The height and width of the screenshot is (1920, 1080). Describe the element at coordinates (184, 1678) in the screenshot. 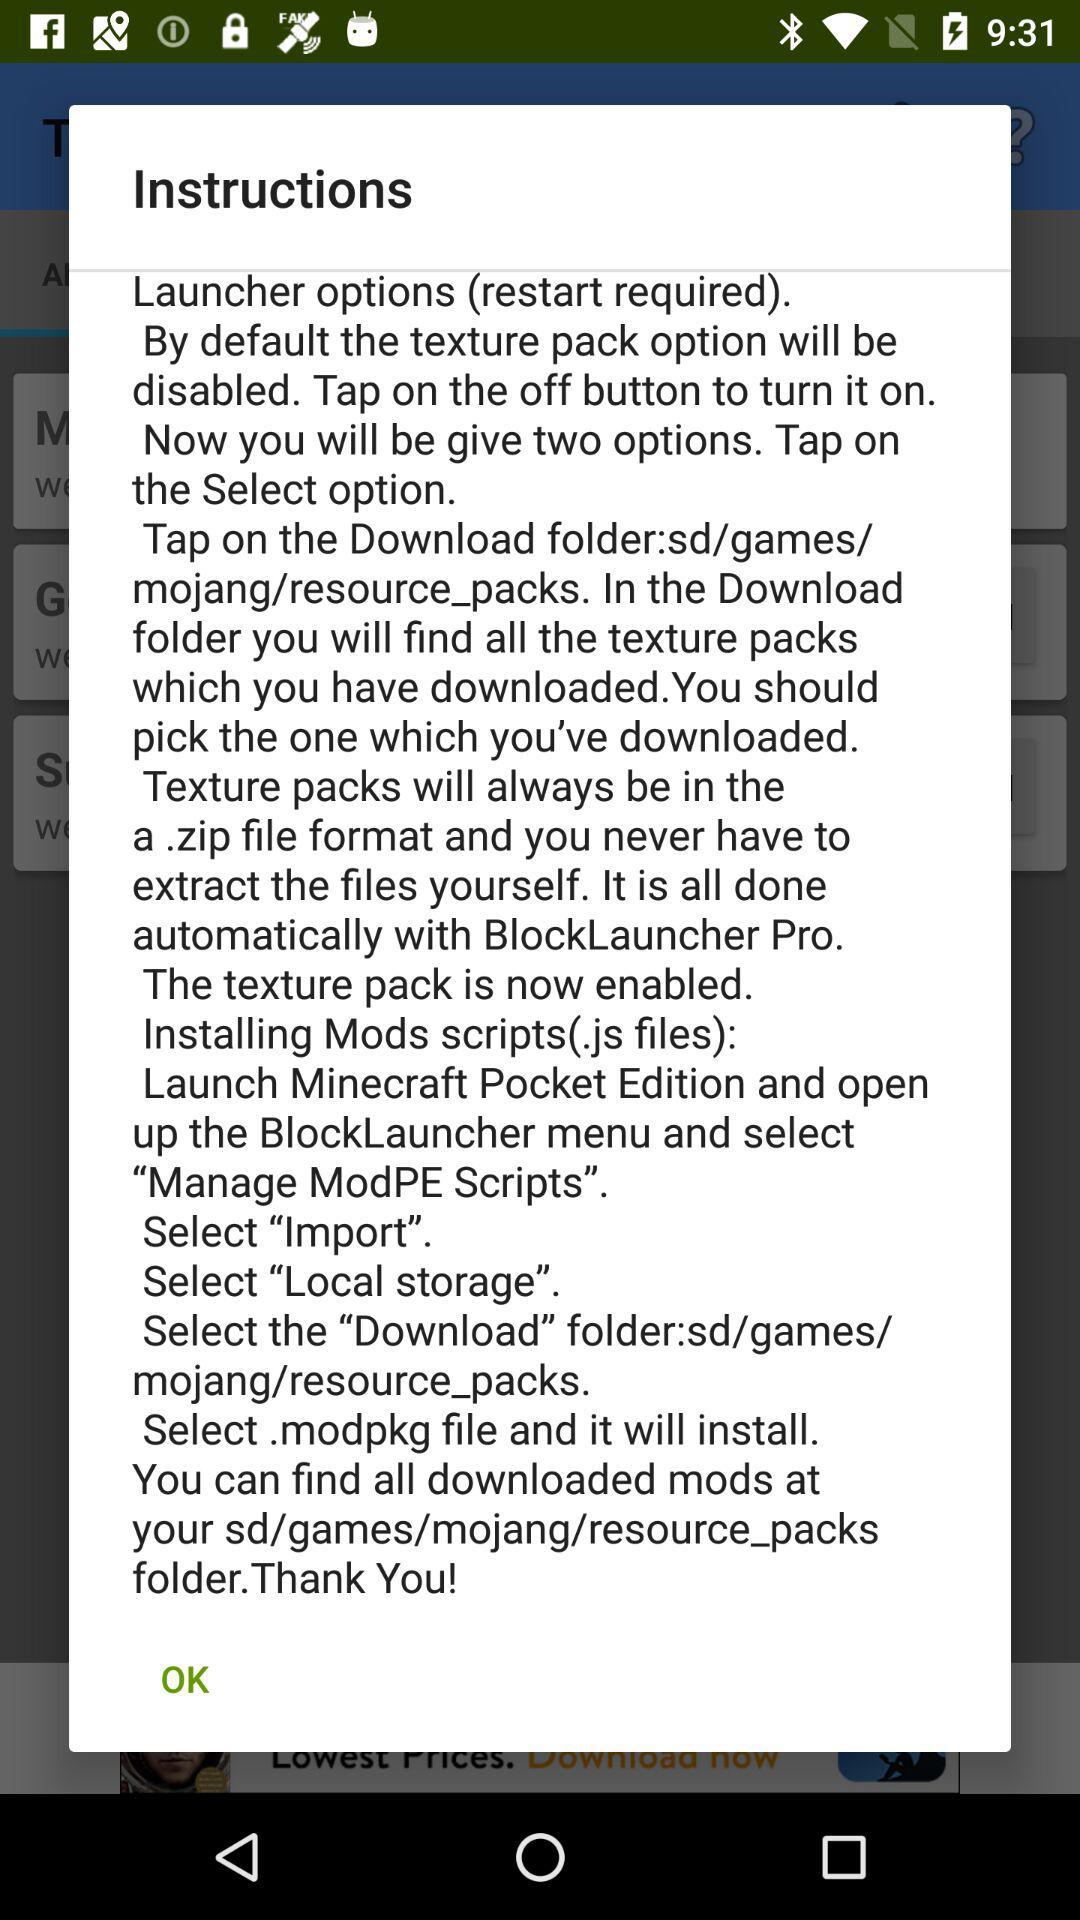

I see `ok` at that location.